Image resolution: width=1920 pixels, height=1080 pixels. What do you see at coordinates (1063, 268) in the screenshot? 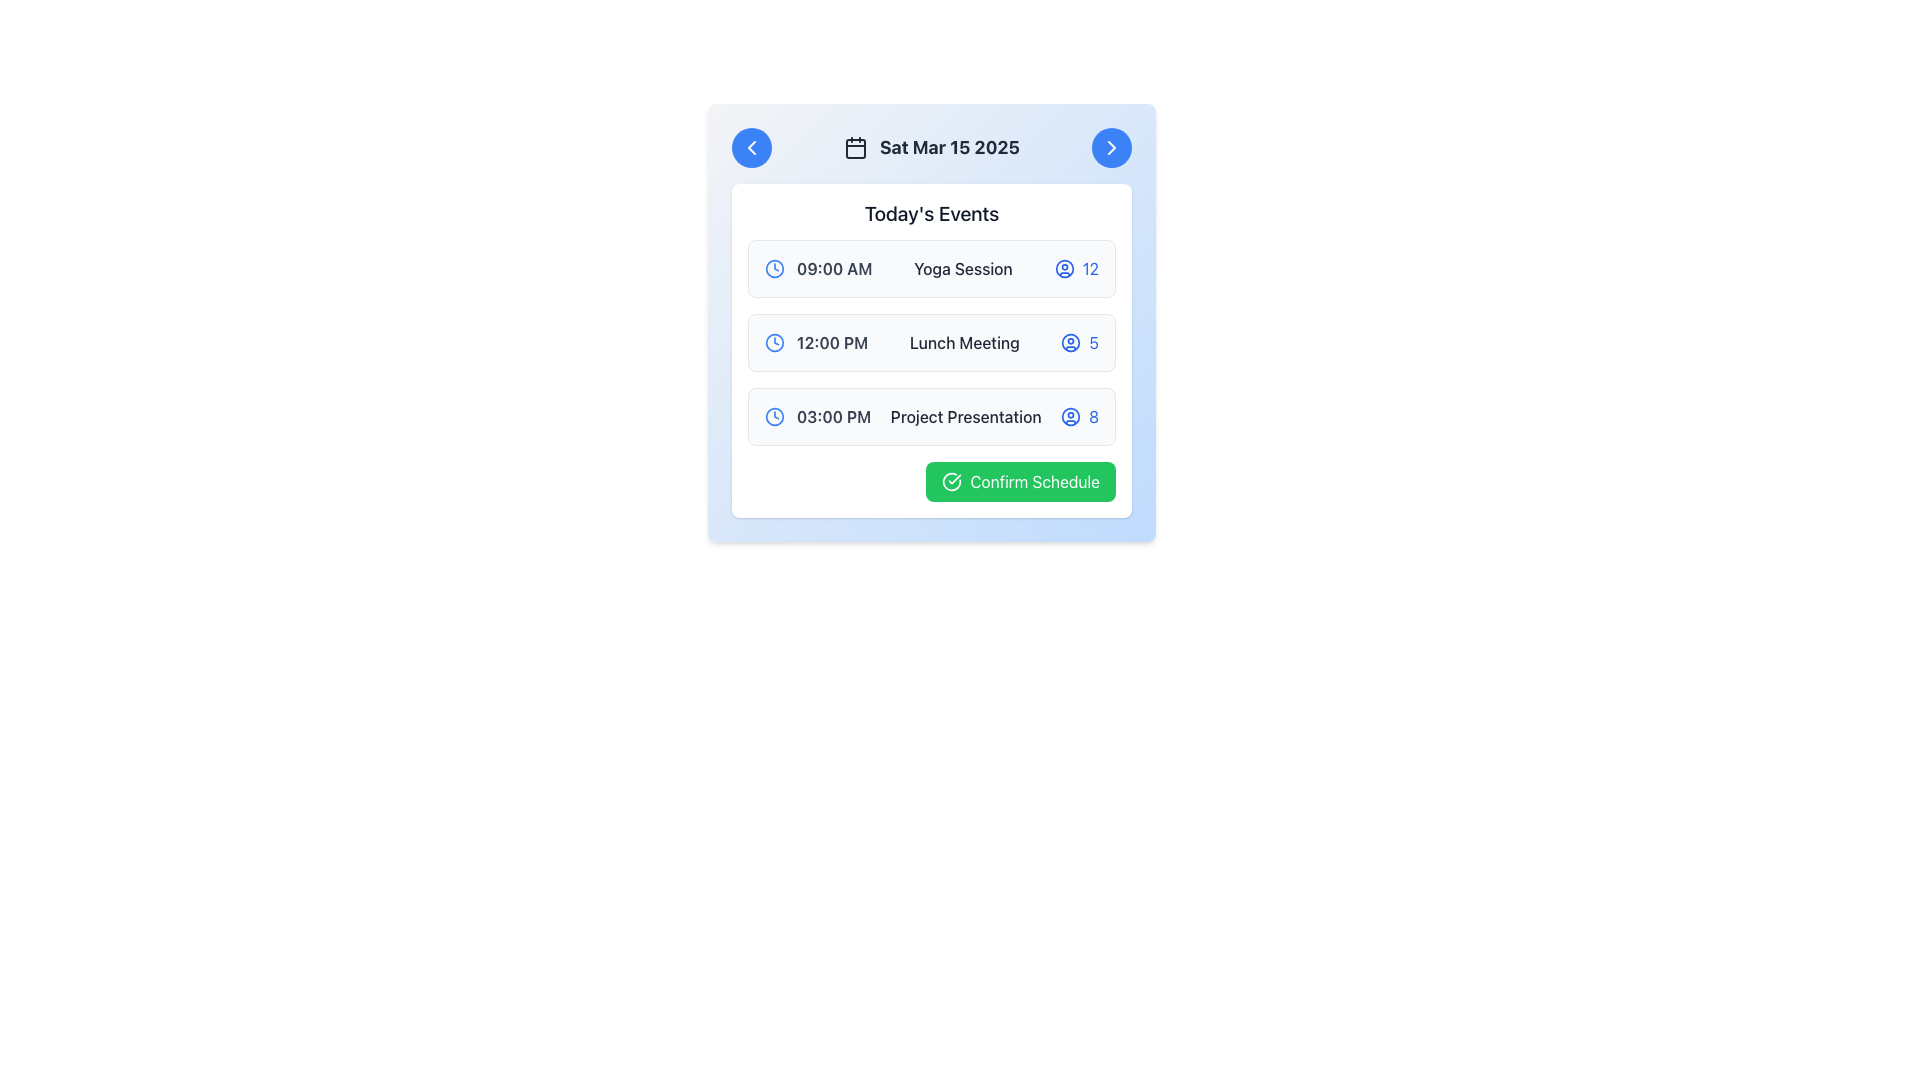
I see `the user icon in the circular frame with blue strokes located next to the number '12' in the '09:00 AM Yoga Session' entry of the event schedule interface` at bounding box center [1063, 268].